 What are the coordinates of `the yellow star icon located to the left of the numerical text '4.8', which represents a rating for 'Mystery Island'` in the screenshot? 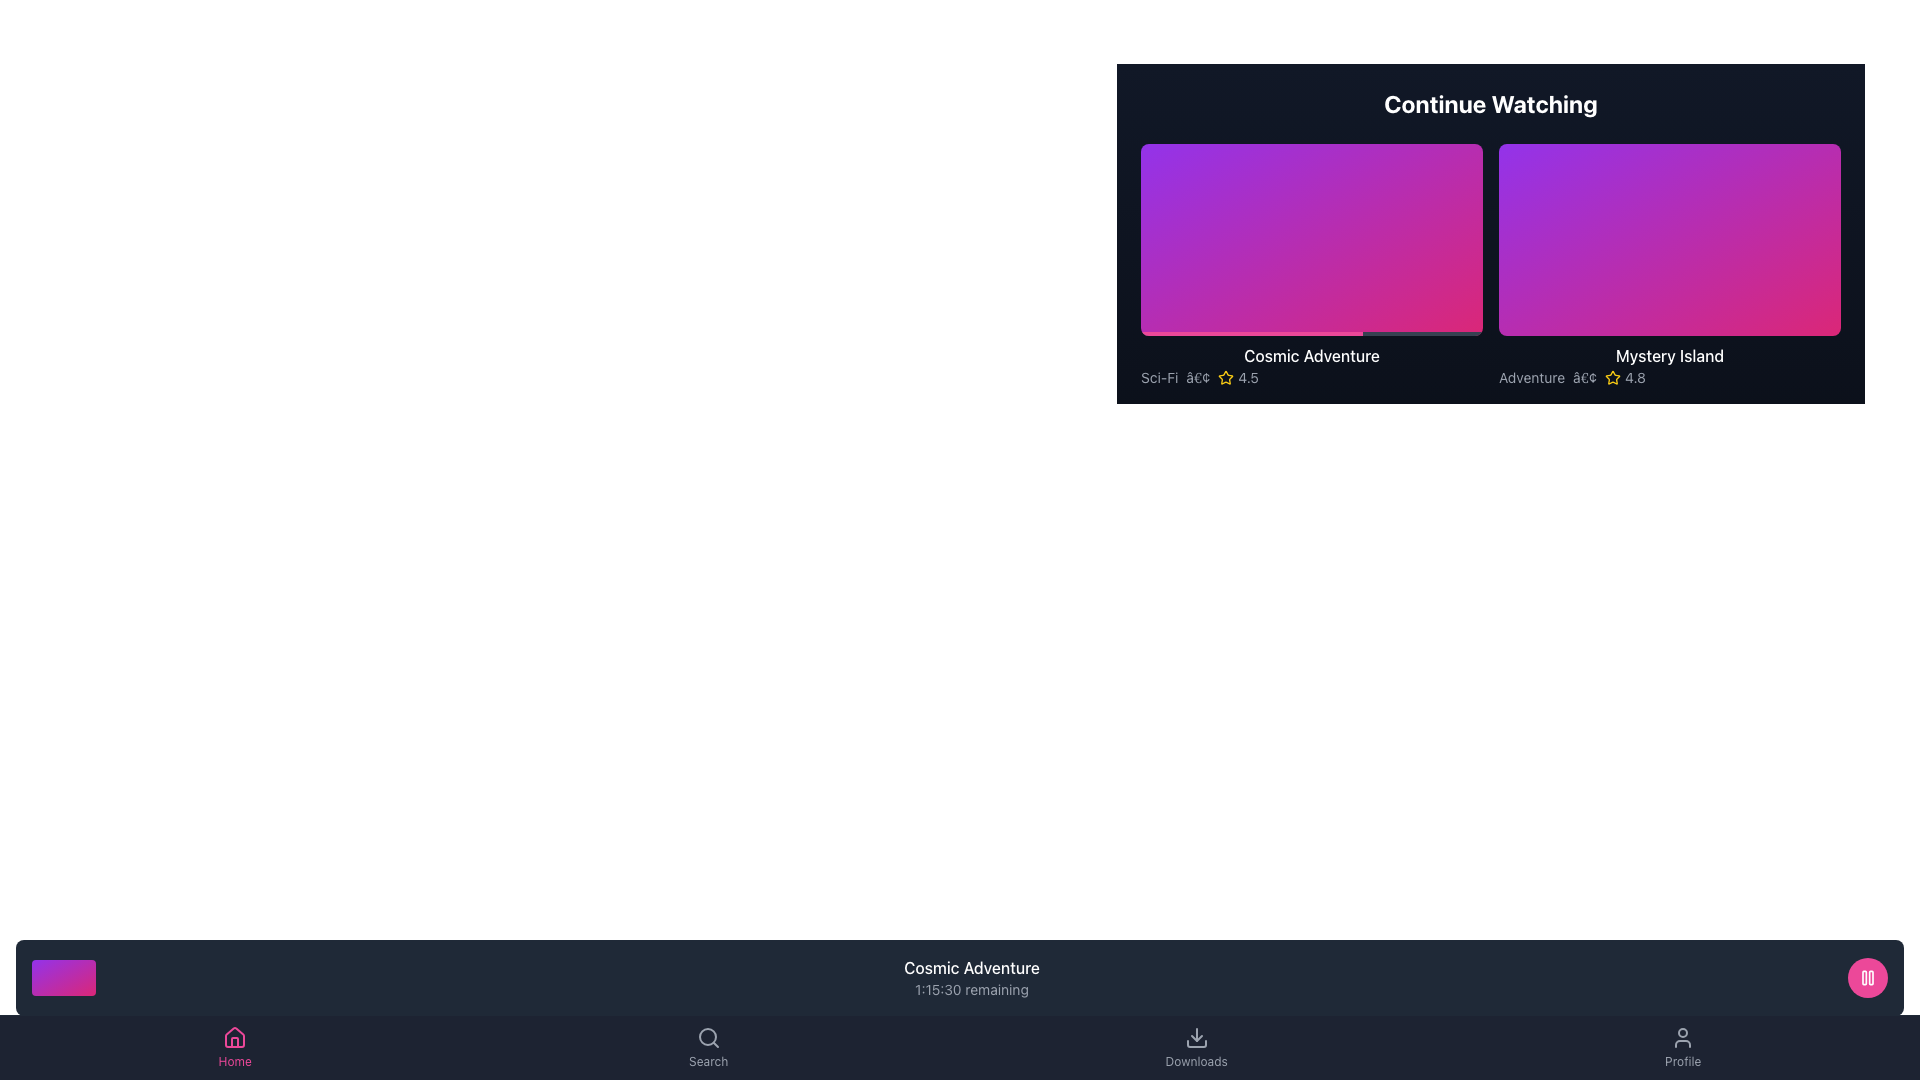 It's located at (1613, 378).